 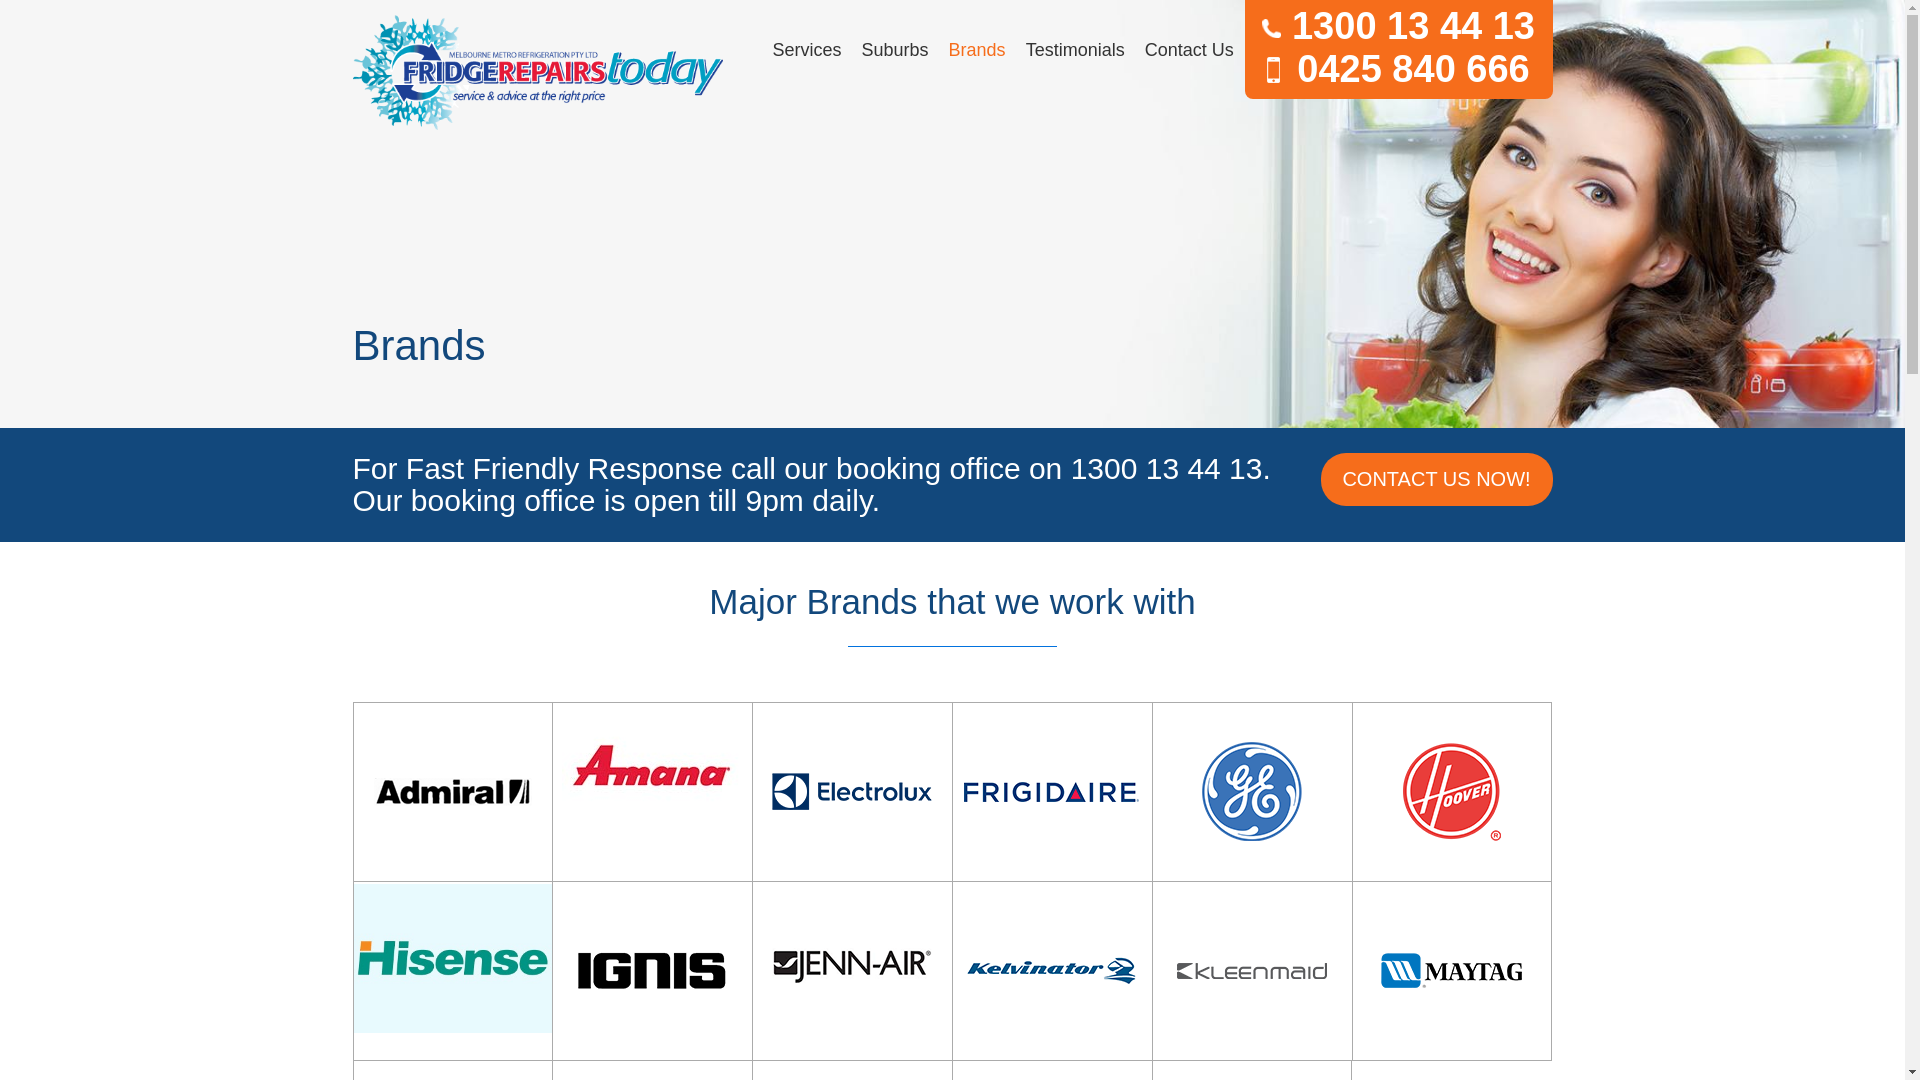 What do you see at coordinates (806, 49) in the screenshot?
I see `'Services'` at bounding box center [806, 49].